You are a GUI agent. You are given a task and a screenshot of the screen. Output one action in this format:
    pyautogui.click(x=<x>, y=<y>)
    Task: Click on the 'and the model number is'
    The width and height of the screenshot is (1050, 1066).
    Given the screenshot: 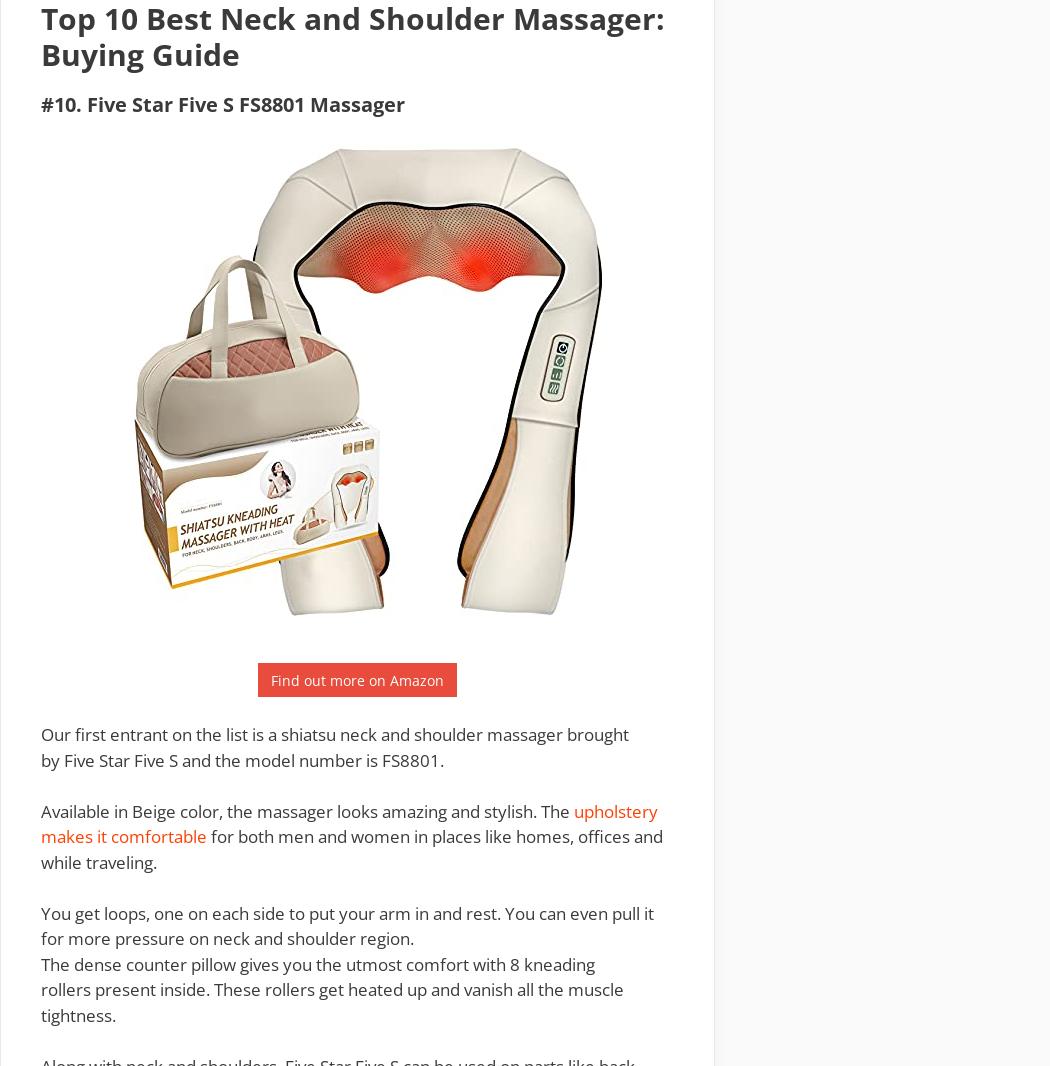 What is the action you would take?
    pyautogui.click(x=279, y=758)
    